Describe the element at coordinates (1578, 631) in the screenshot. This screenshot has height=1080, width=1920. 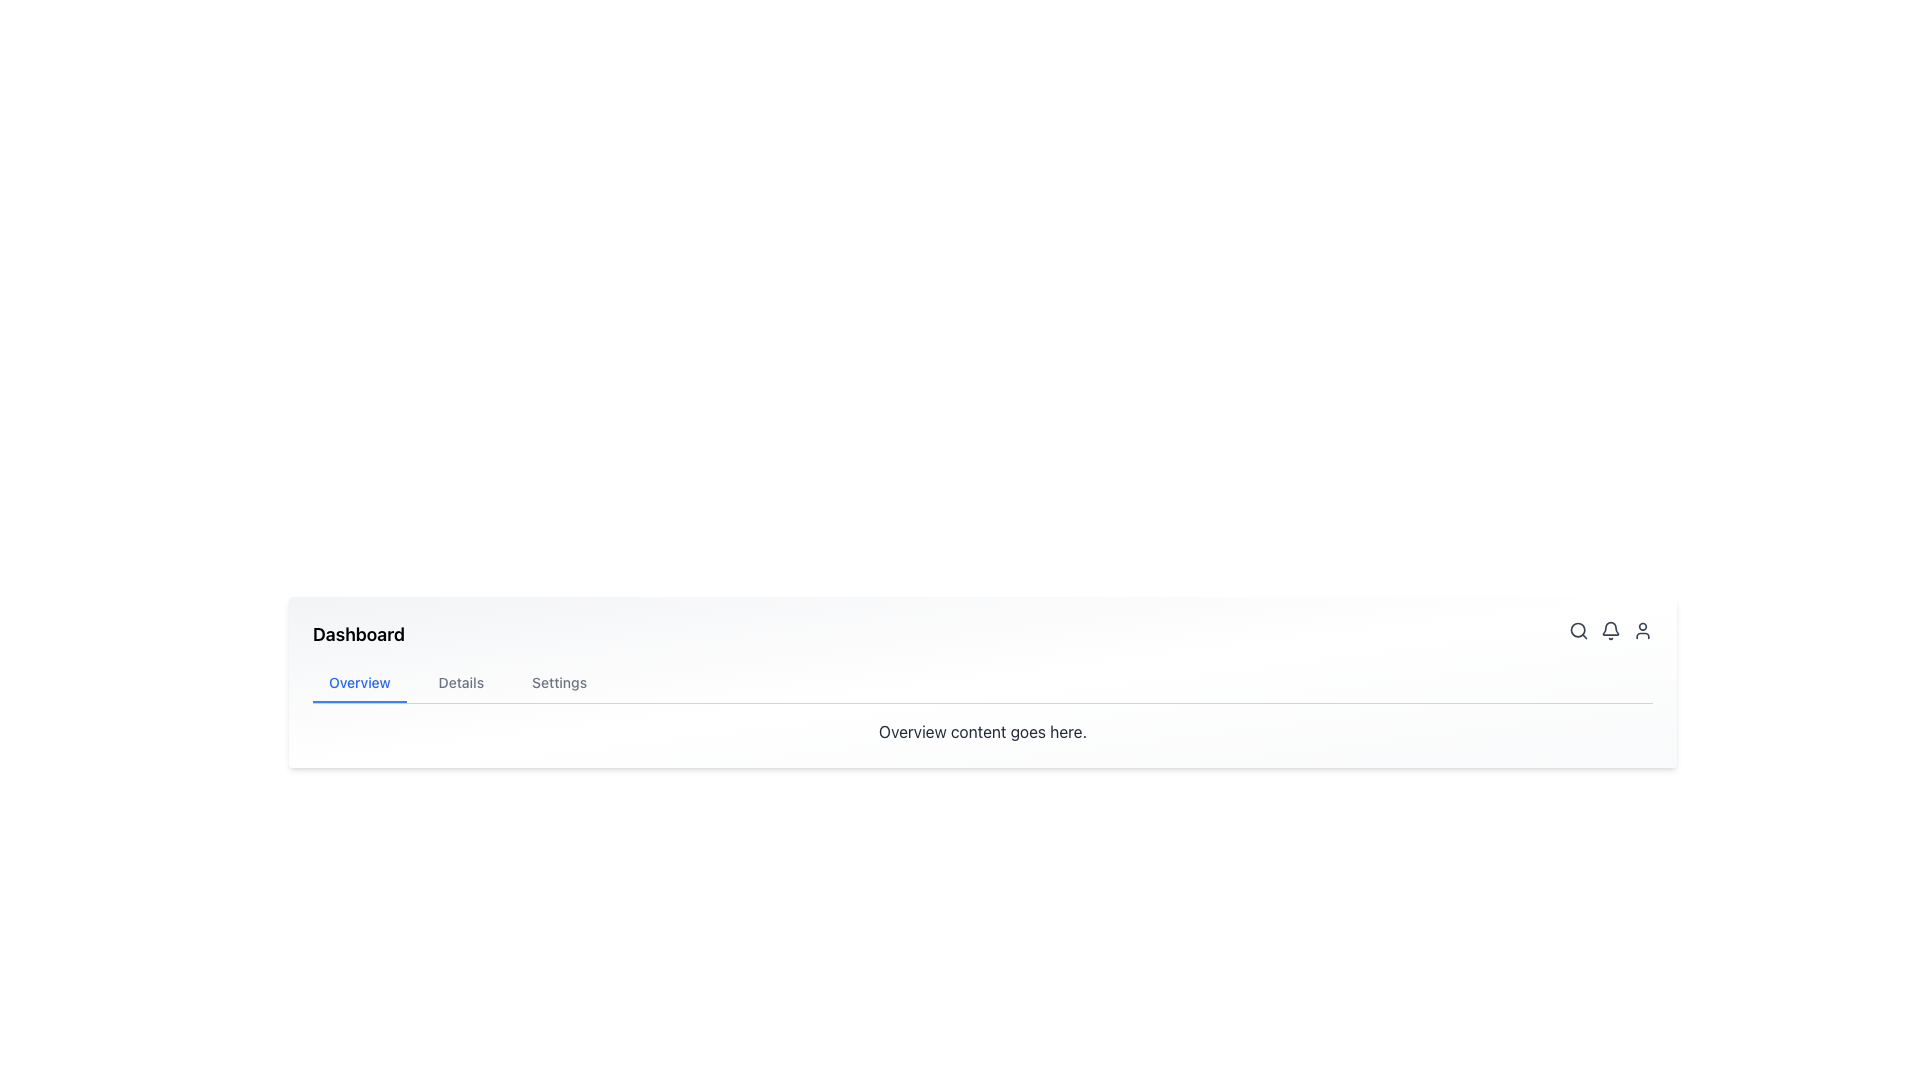
I see `the clickable search icon located in the header section of the interface` at that location.